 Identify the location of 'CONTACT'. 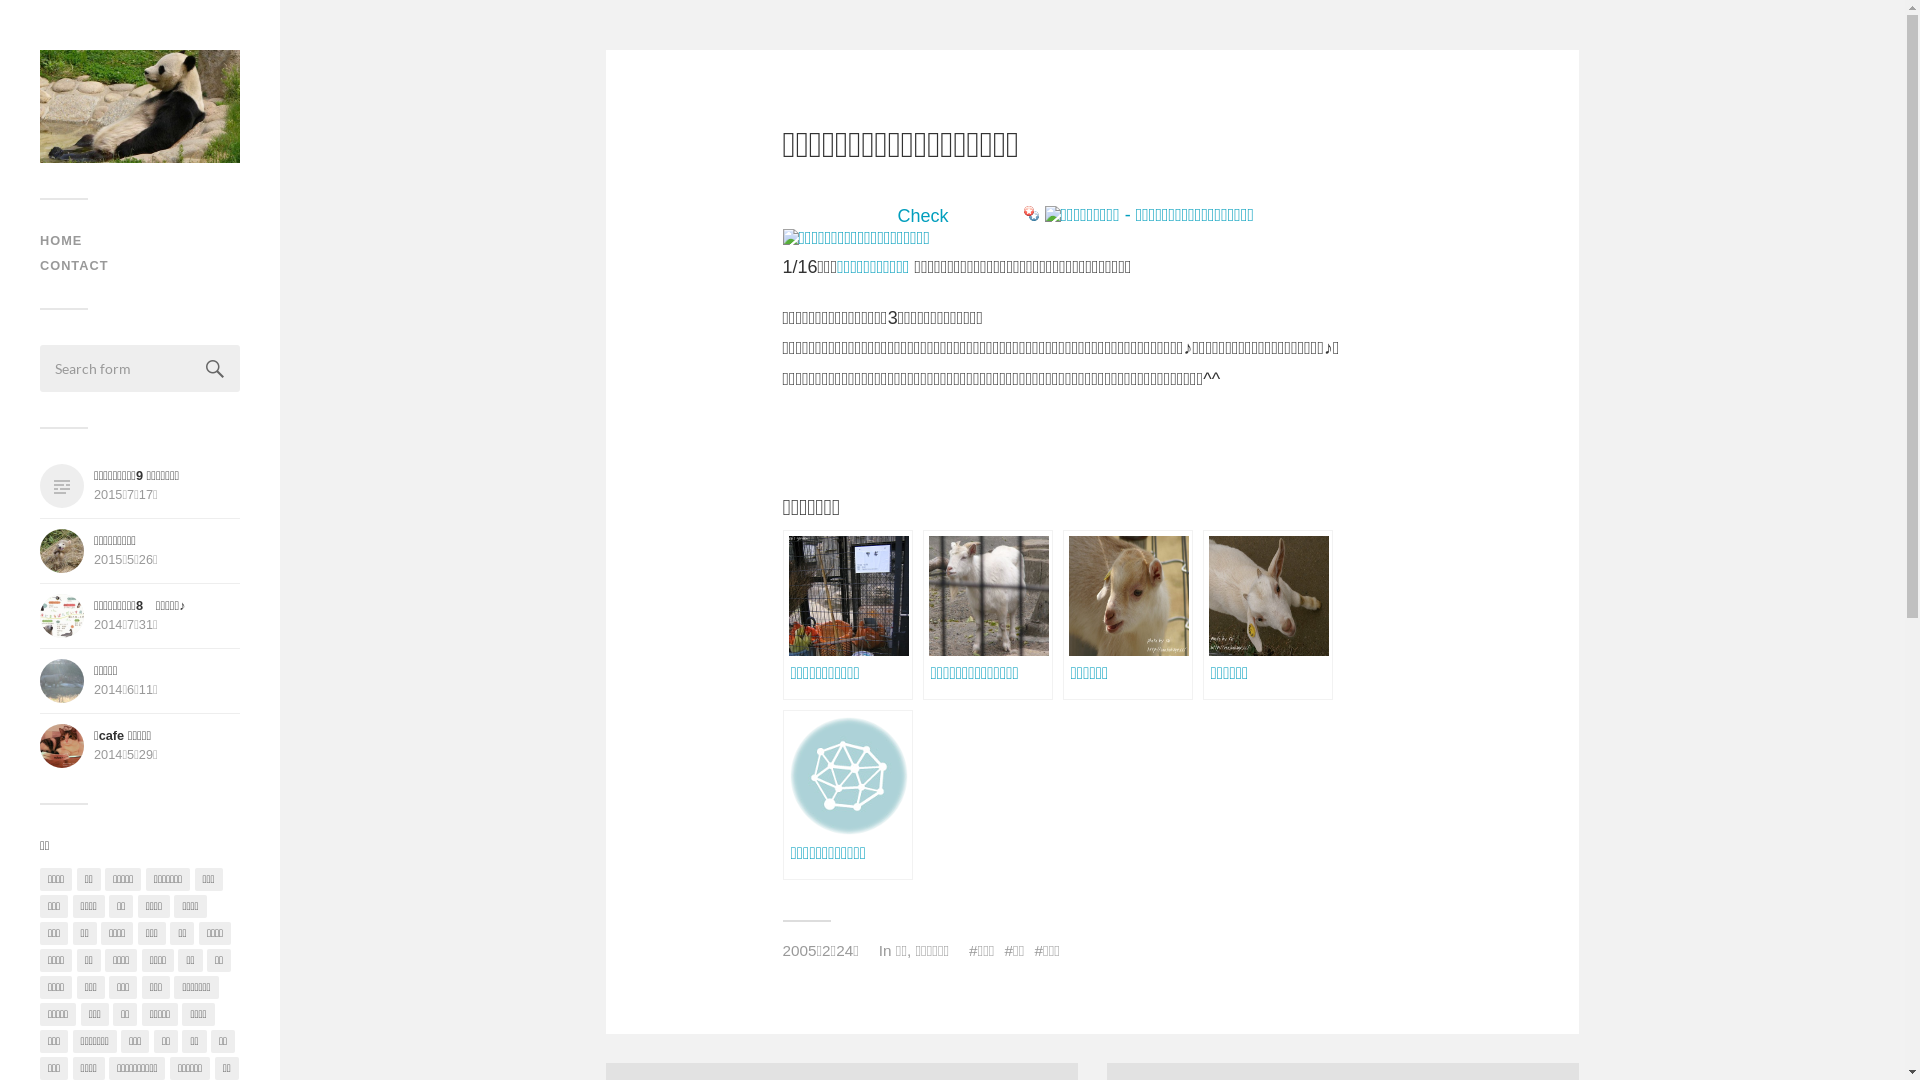
(73, 264).